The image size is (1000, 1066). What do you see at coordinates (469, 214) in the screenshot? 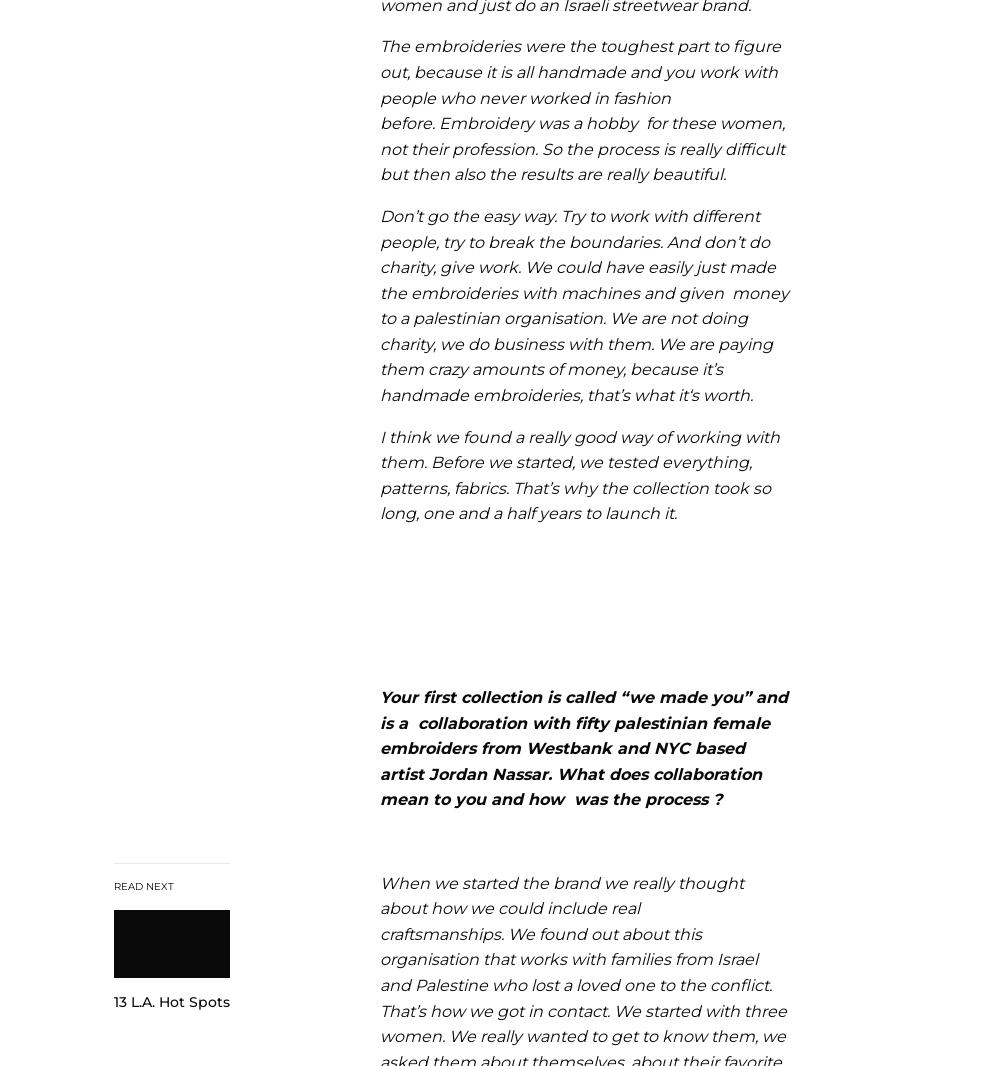
I see `'Don’t go the easy way.'` at bounding box center [469, 214].